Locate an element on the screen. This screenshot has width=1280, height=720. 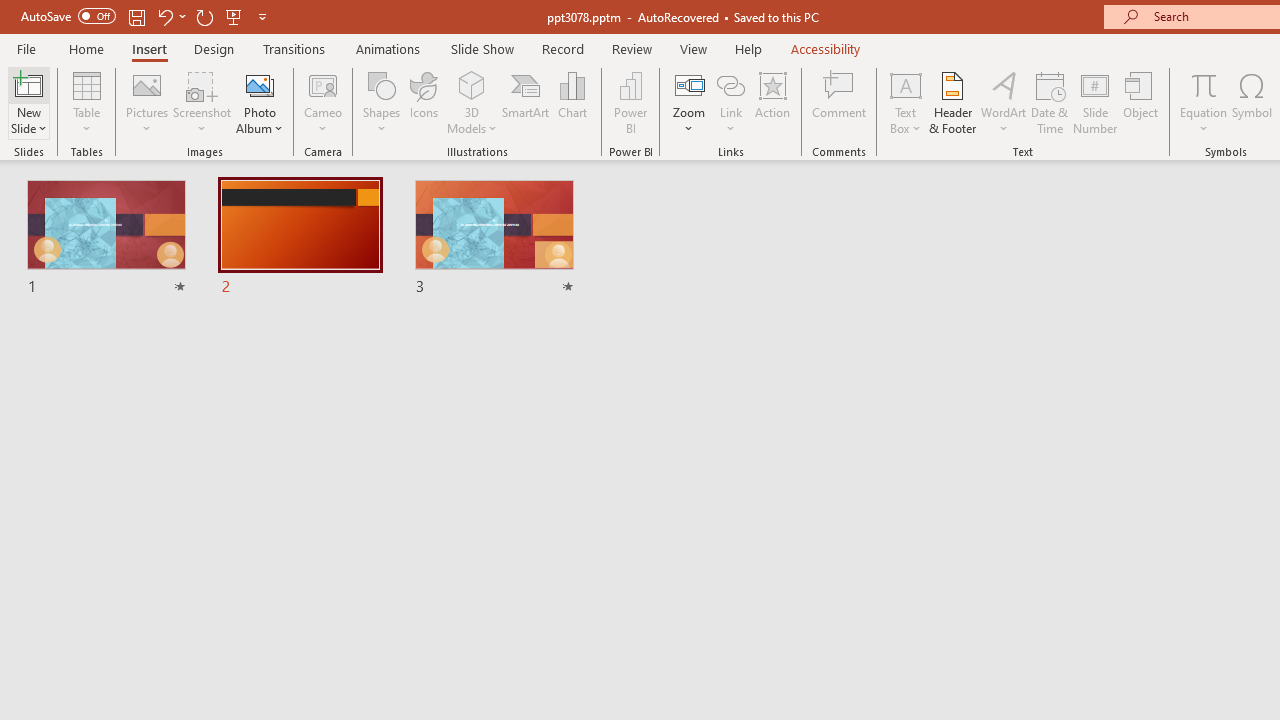
'Table' is located at coordinates (86, 103).